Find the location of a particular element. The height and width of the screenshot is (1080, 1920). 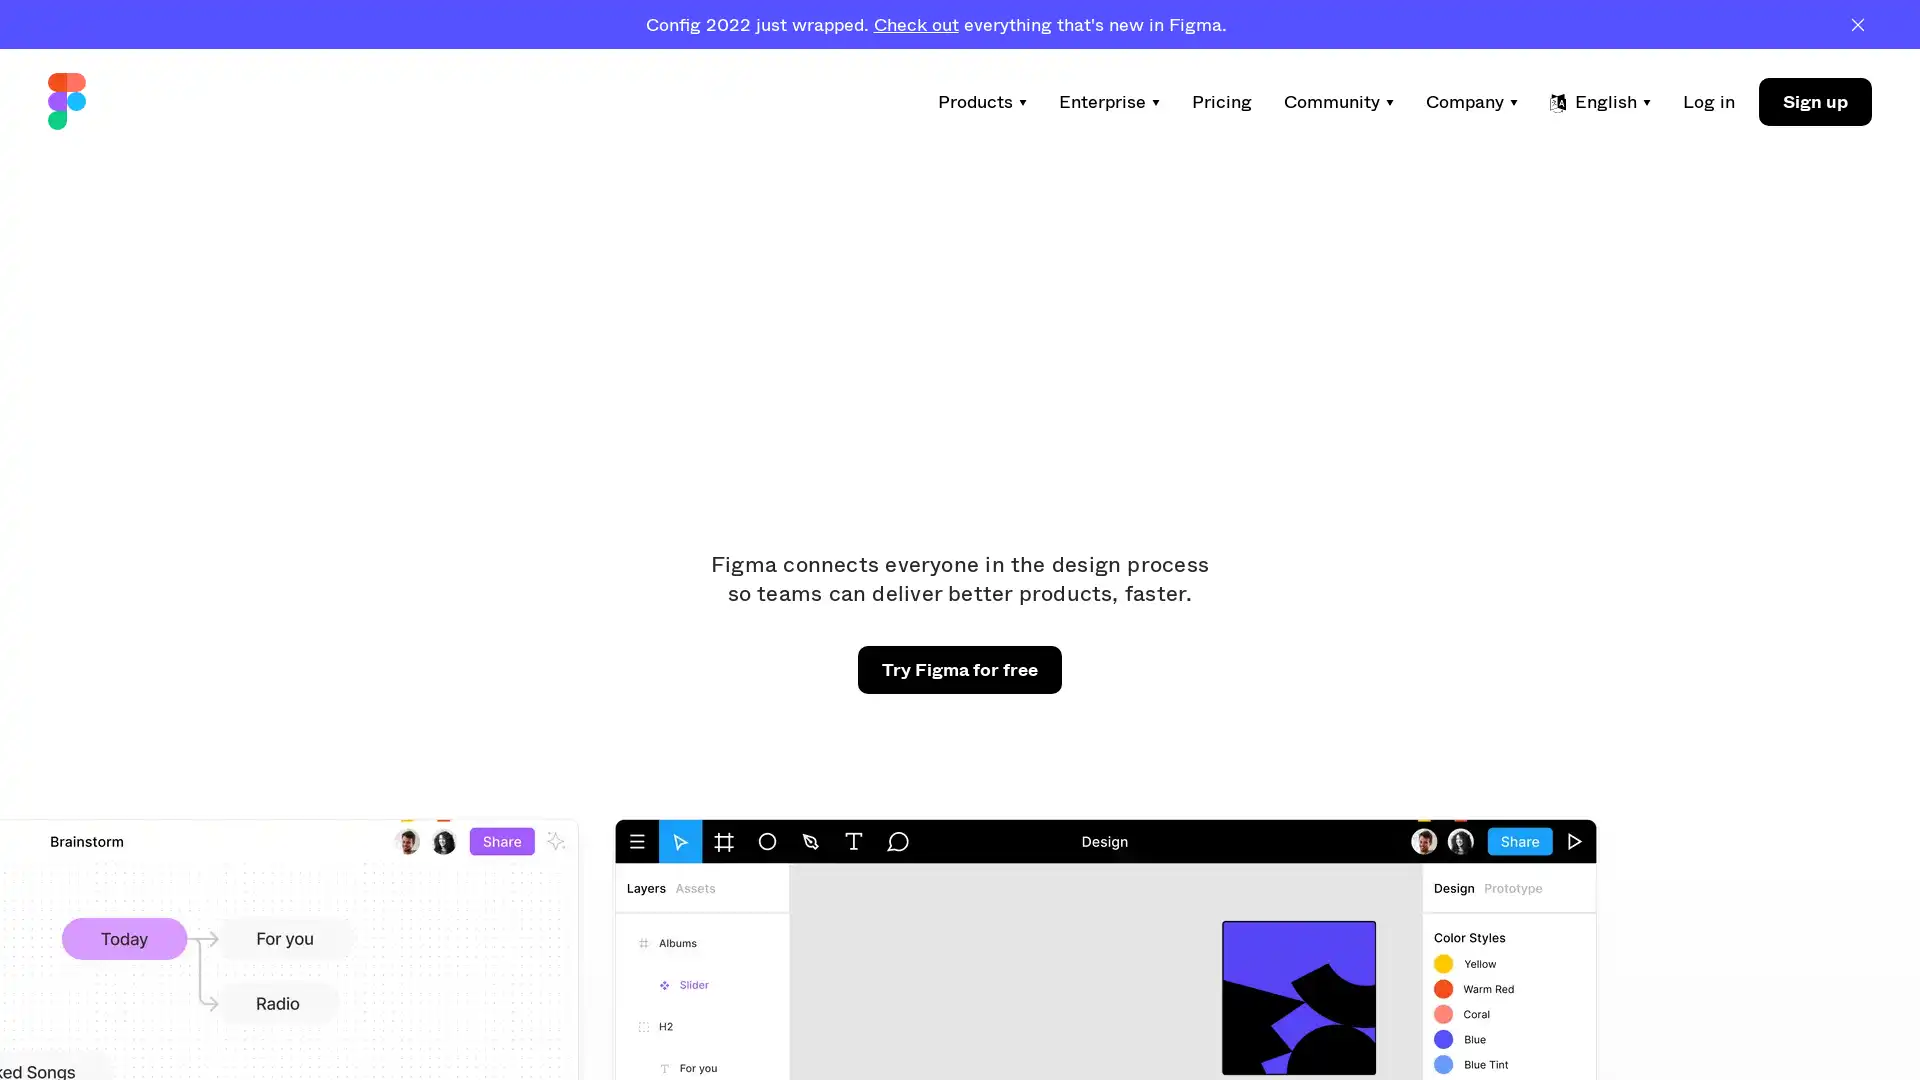

Dismiss is located at coordinates (1856, 23).